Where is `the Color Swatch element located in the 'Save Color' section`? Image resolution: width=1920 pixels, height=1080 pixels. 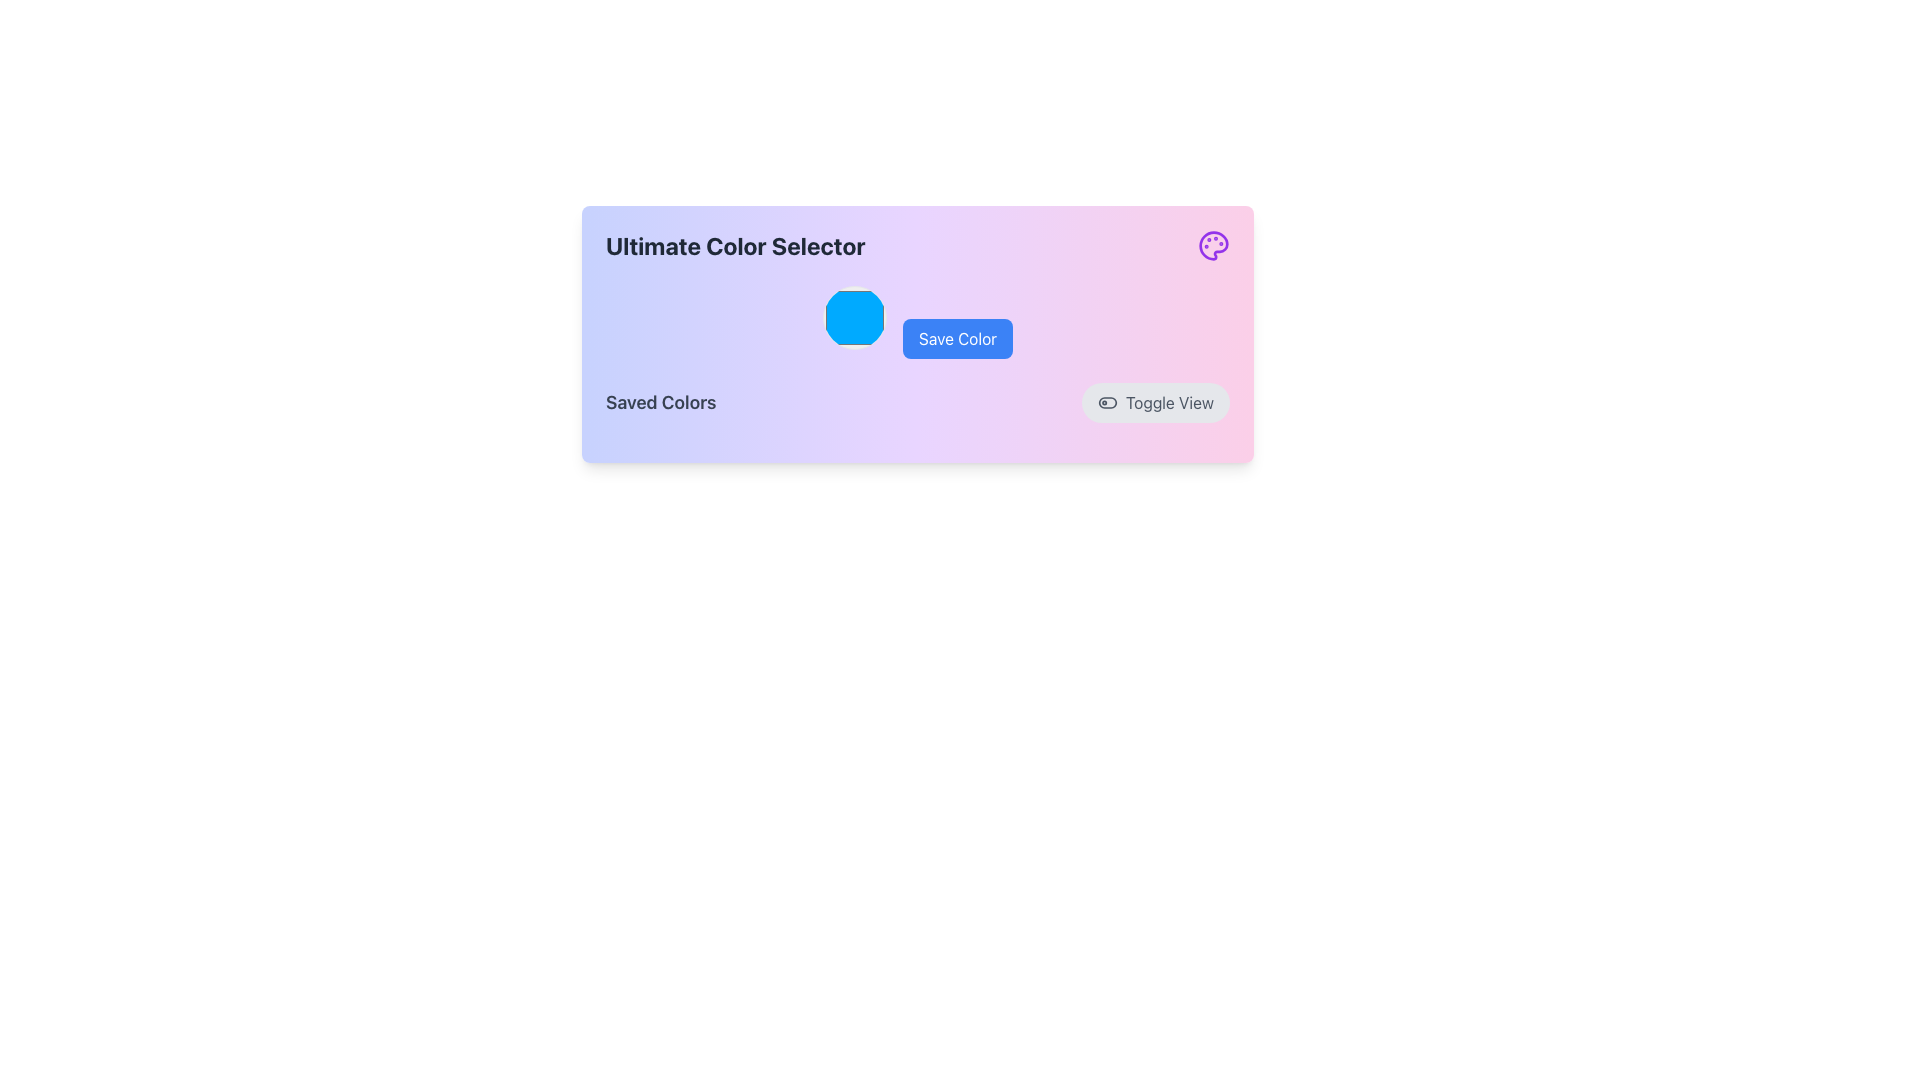
the Color Swatch element located in the 'Save Color' section is located at coordinates (854, 316).